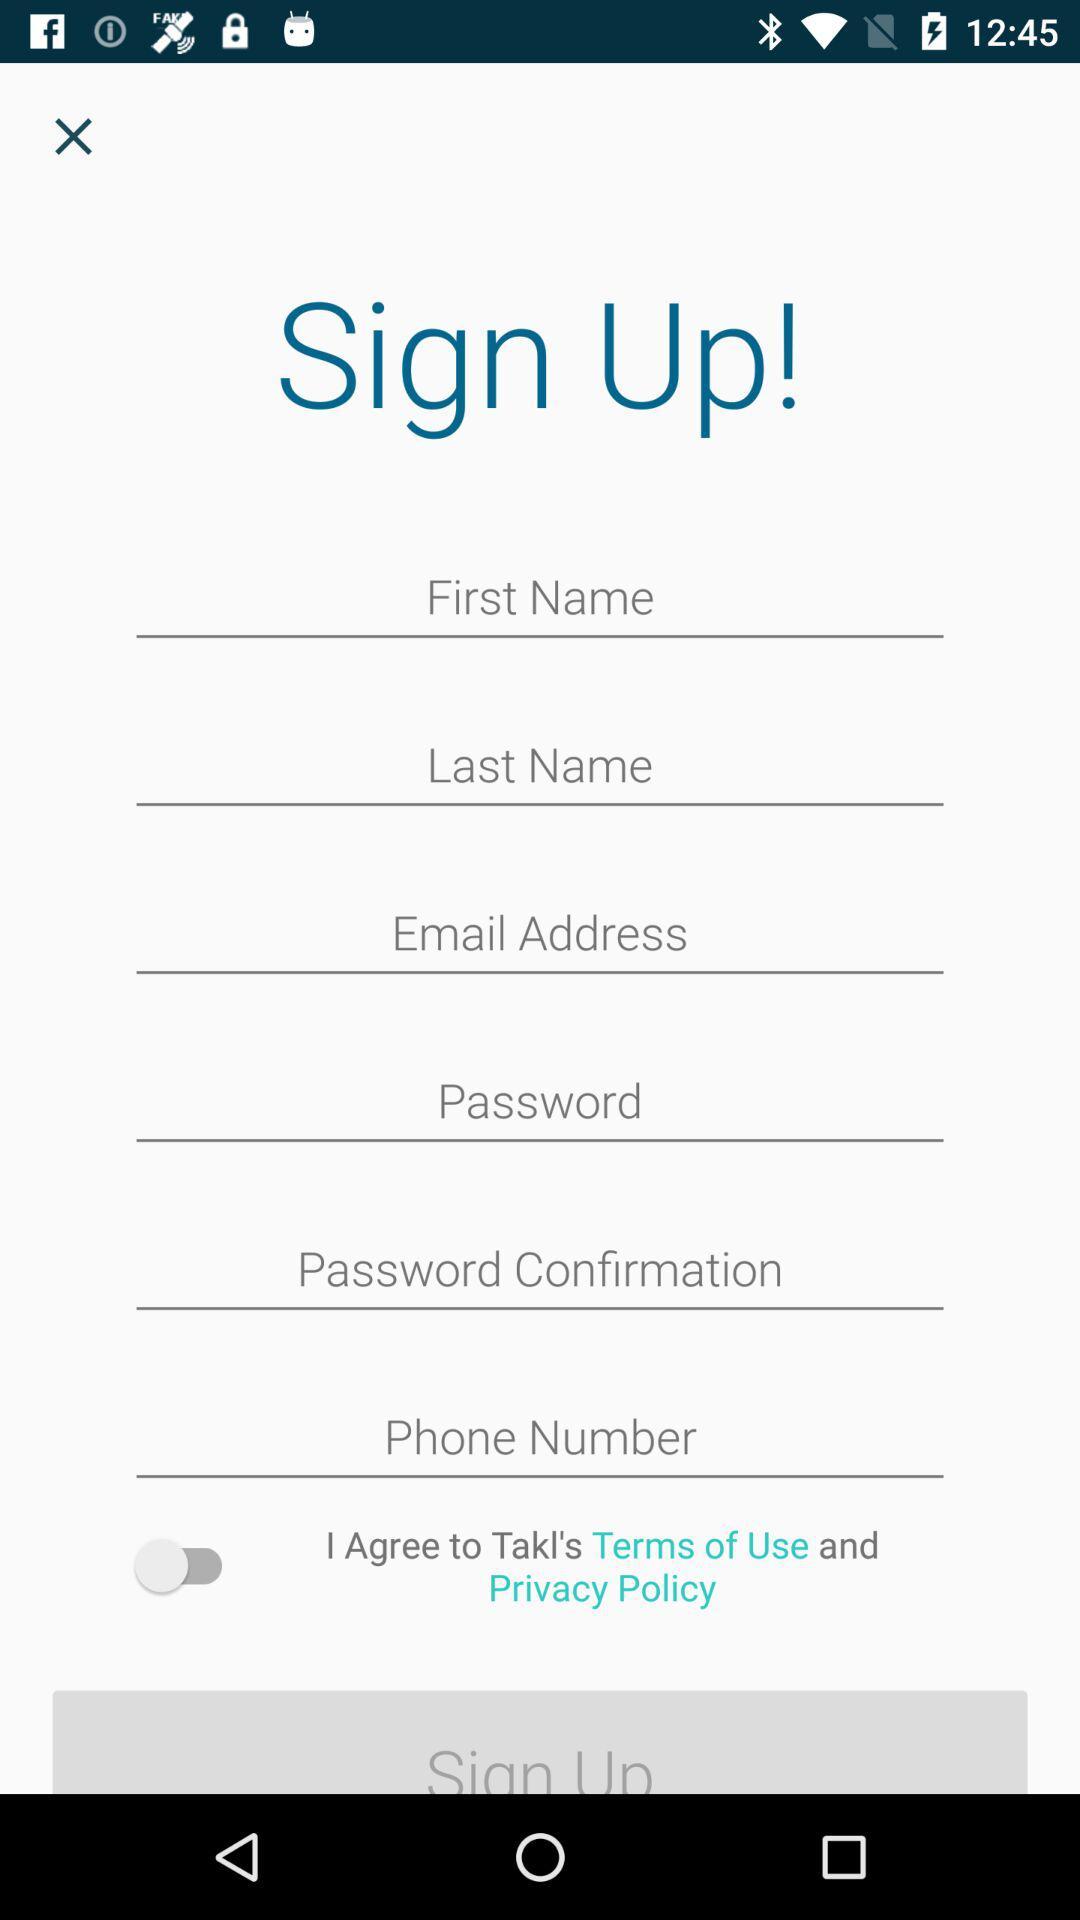  Describe the element at coordinates (540, 1102) in the screenshot. I see `space to enter password` at that location.